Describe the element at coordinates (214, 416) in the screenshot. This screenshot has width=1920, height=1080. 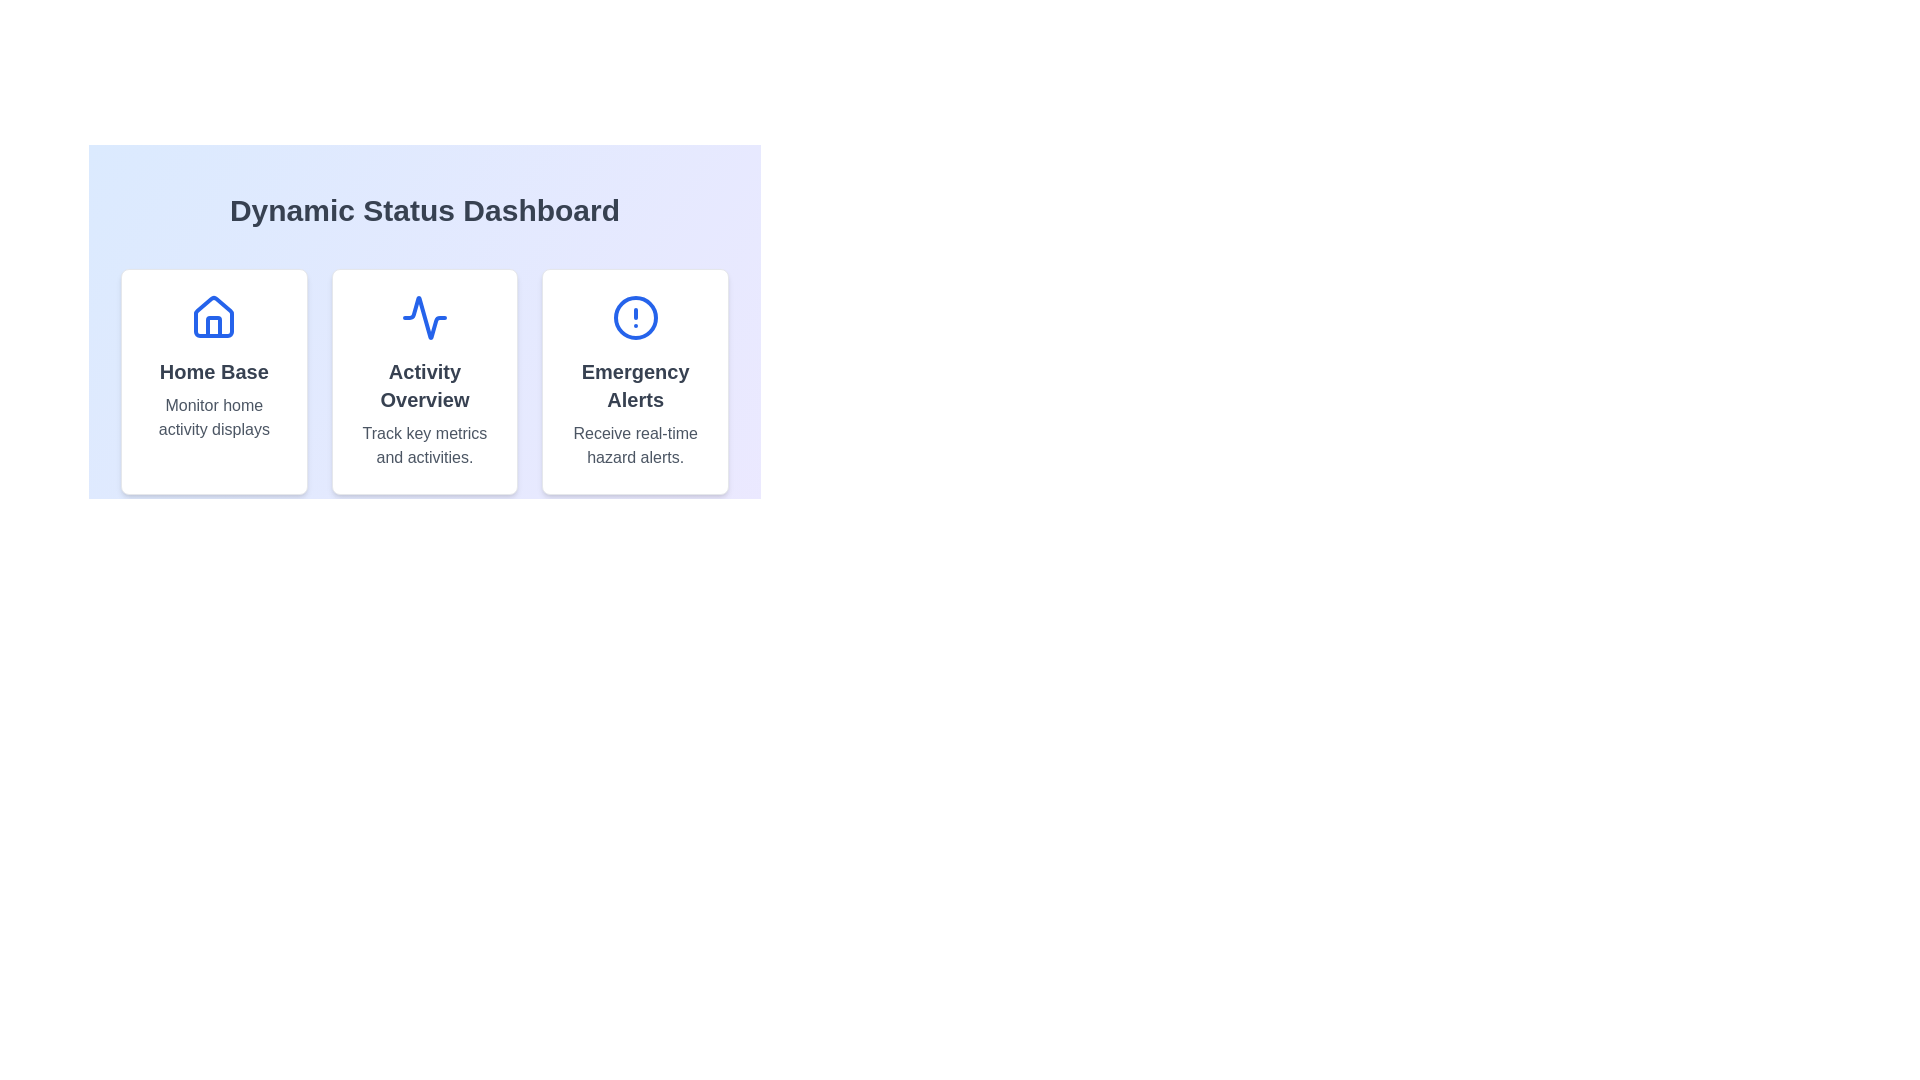
I see `descriptive text label associated with the 'Home Base' card located in the 'Dynamic Status Dashboard', positioned below the title 'Home Base'` at that location.